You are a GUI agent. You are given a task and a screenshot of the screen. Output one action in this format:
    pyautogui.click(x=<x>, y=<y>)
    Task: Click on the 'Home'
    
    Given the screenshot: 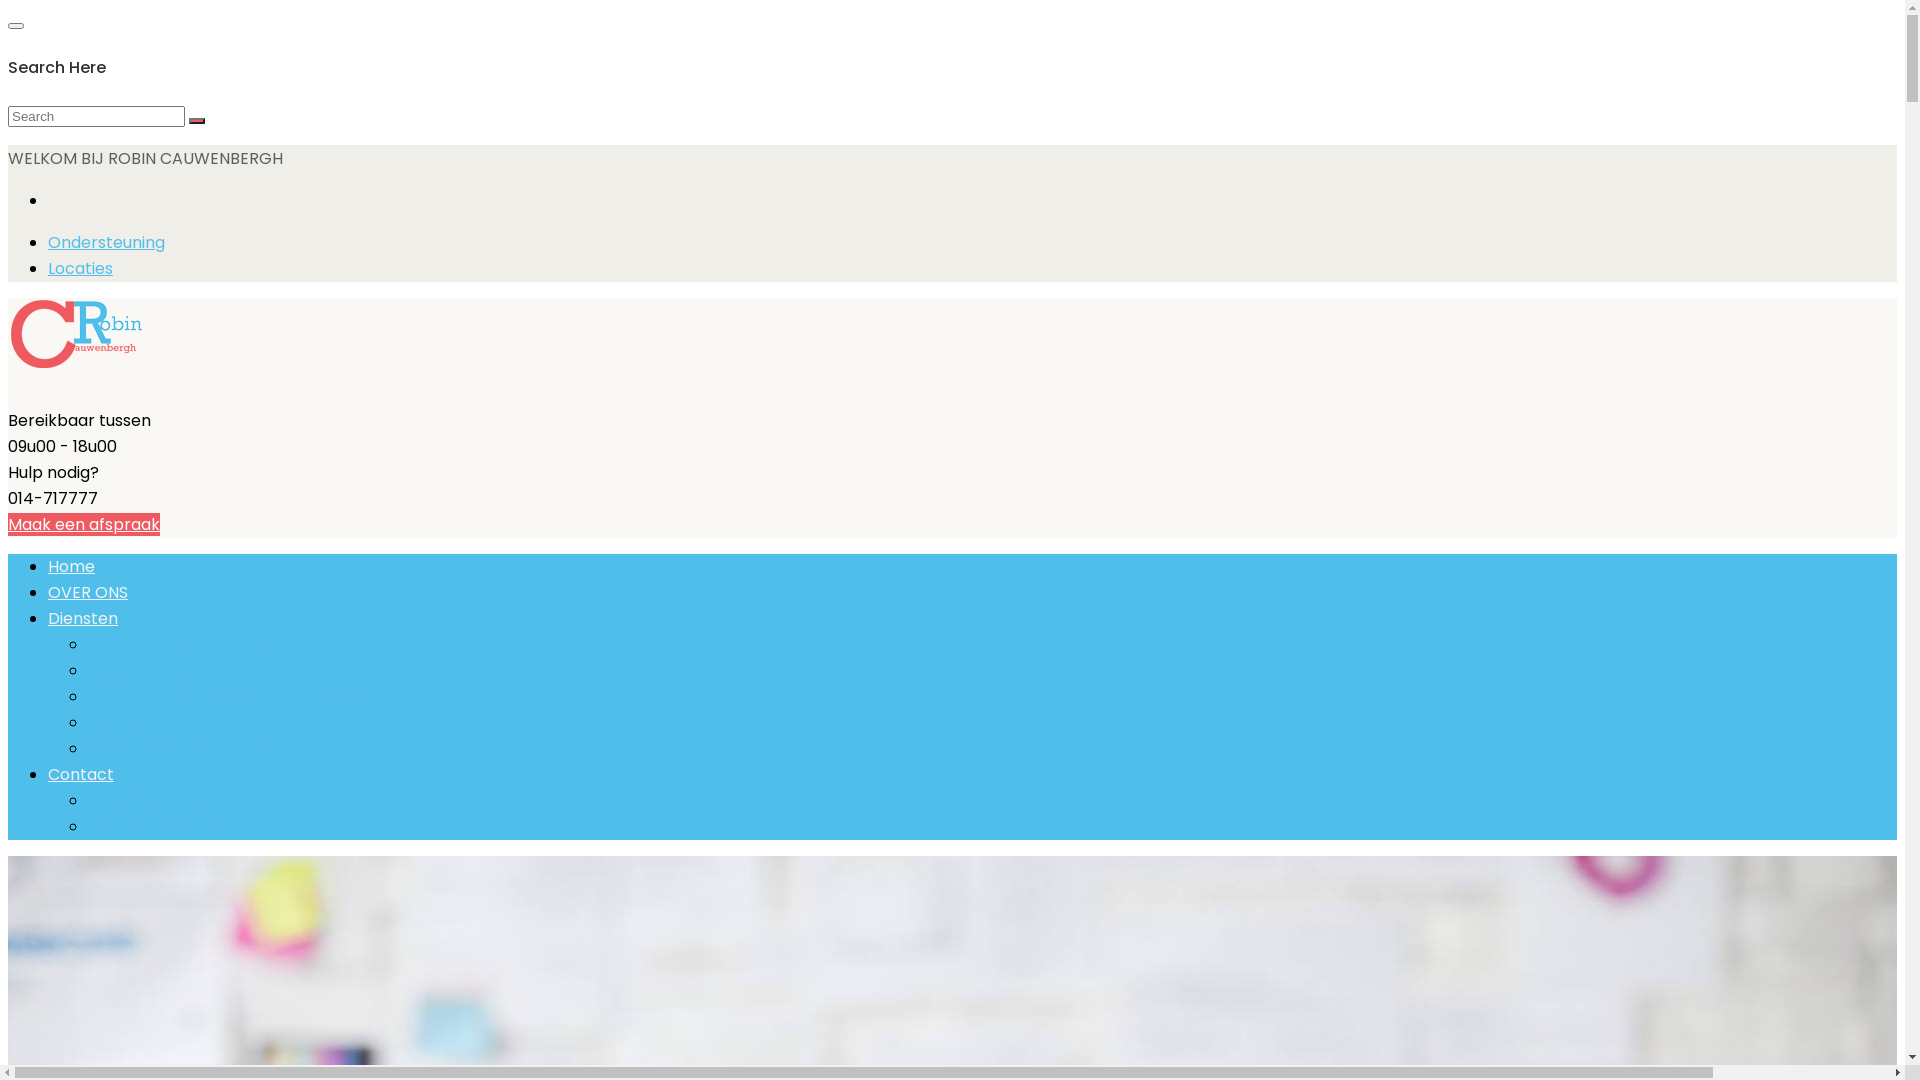 What is the action you would take?
    pyautogui.click(x=71, y=566)
    